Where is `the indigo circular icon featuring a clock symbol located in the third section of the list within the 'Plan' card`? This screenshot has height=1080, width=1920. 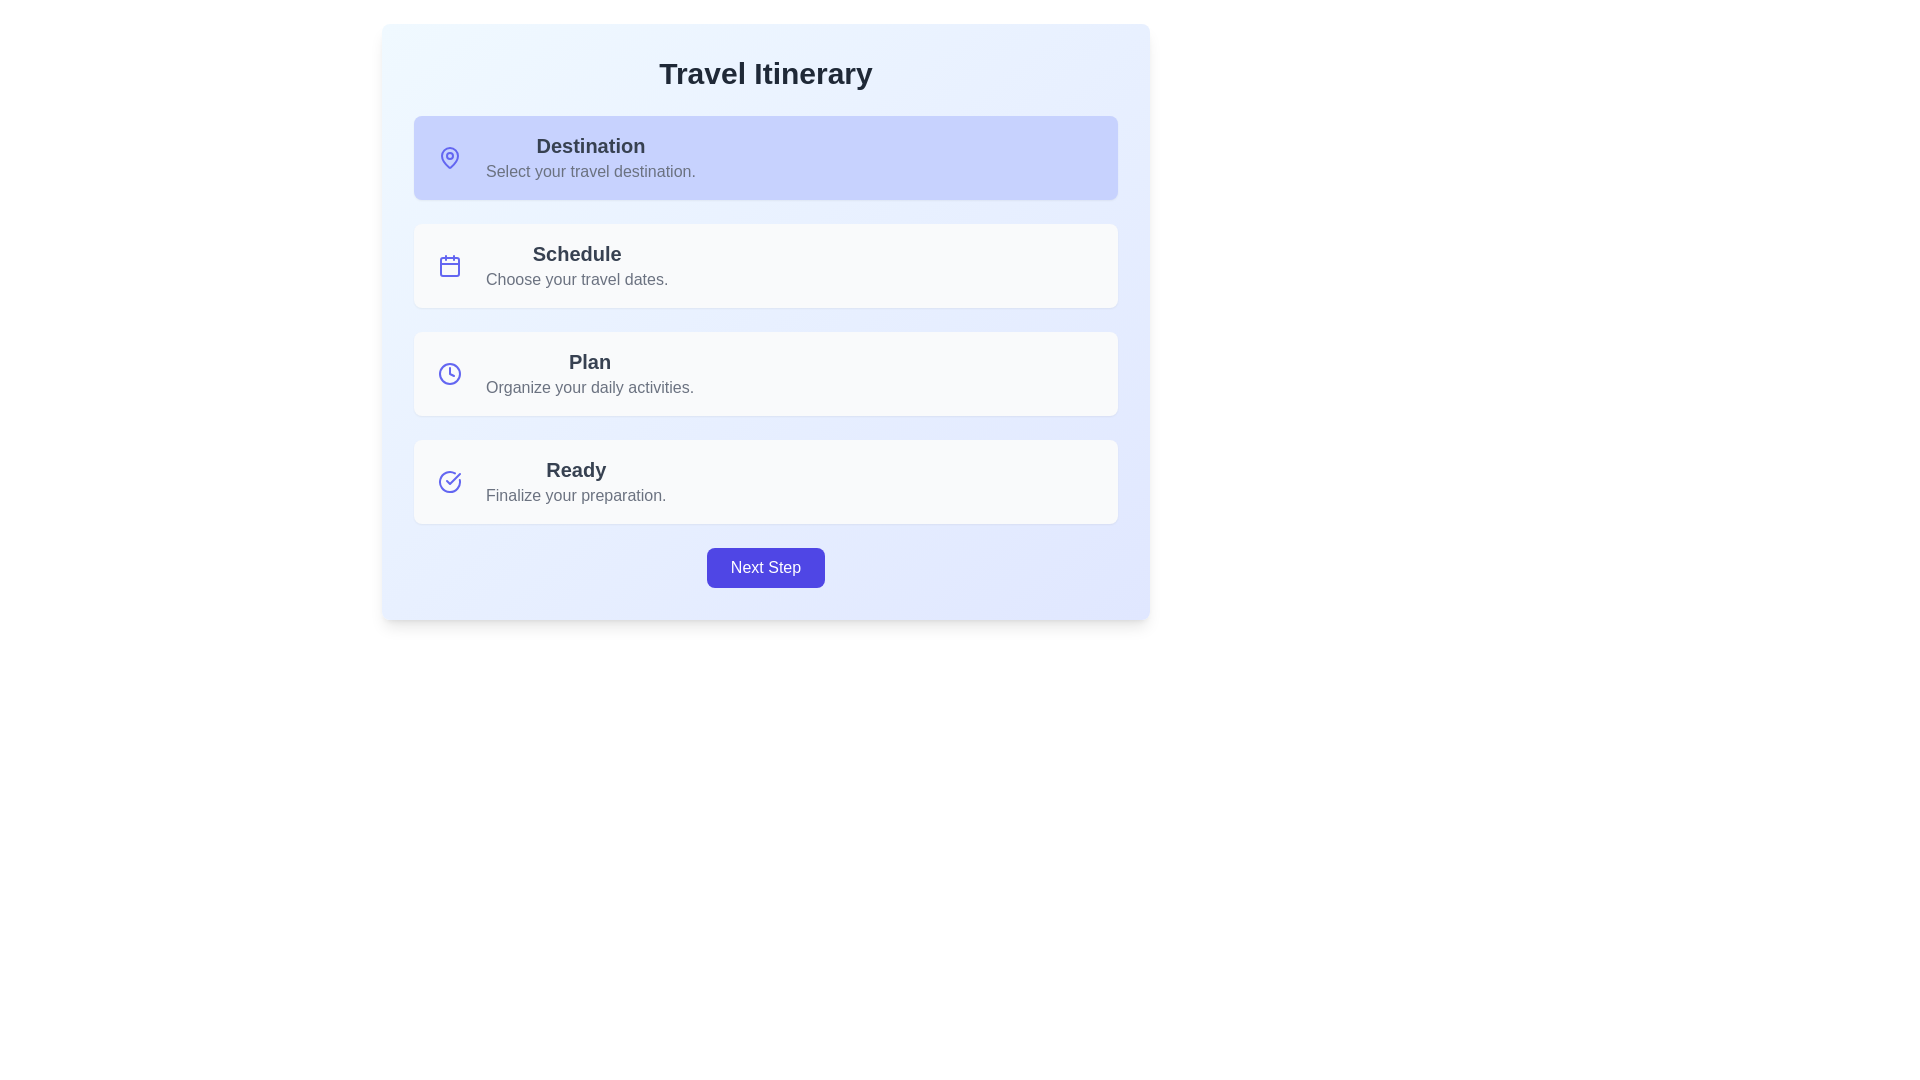
the indigo circular icon featuring a clock symbol located in the third section of the list within the 'Plan' card is located at coordinates (449, 374).